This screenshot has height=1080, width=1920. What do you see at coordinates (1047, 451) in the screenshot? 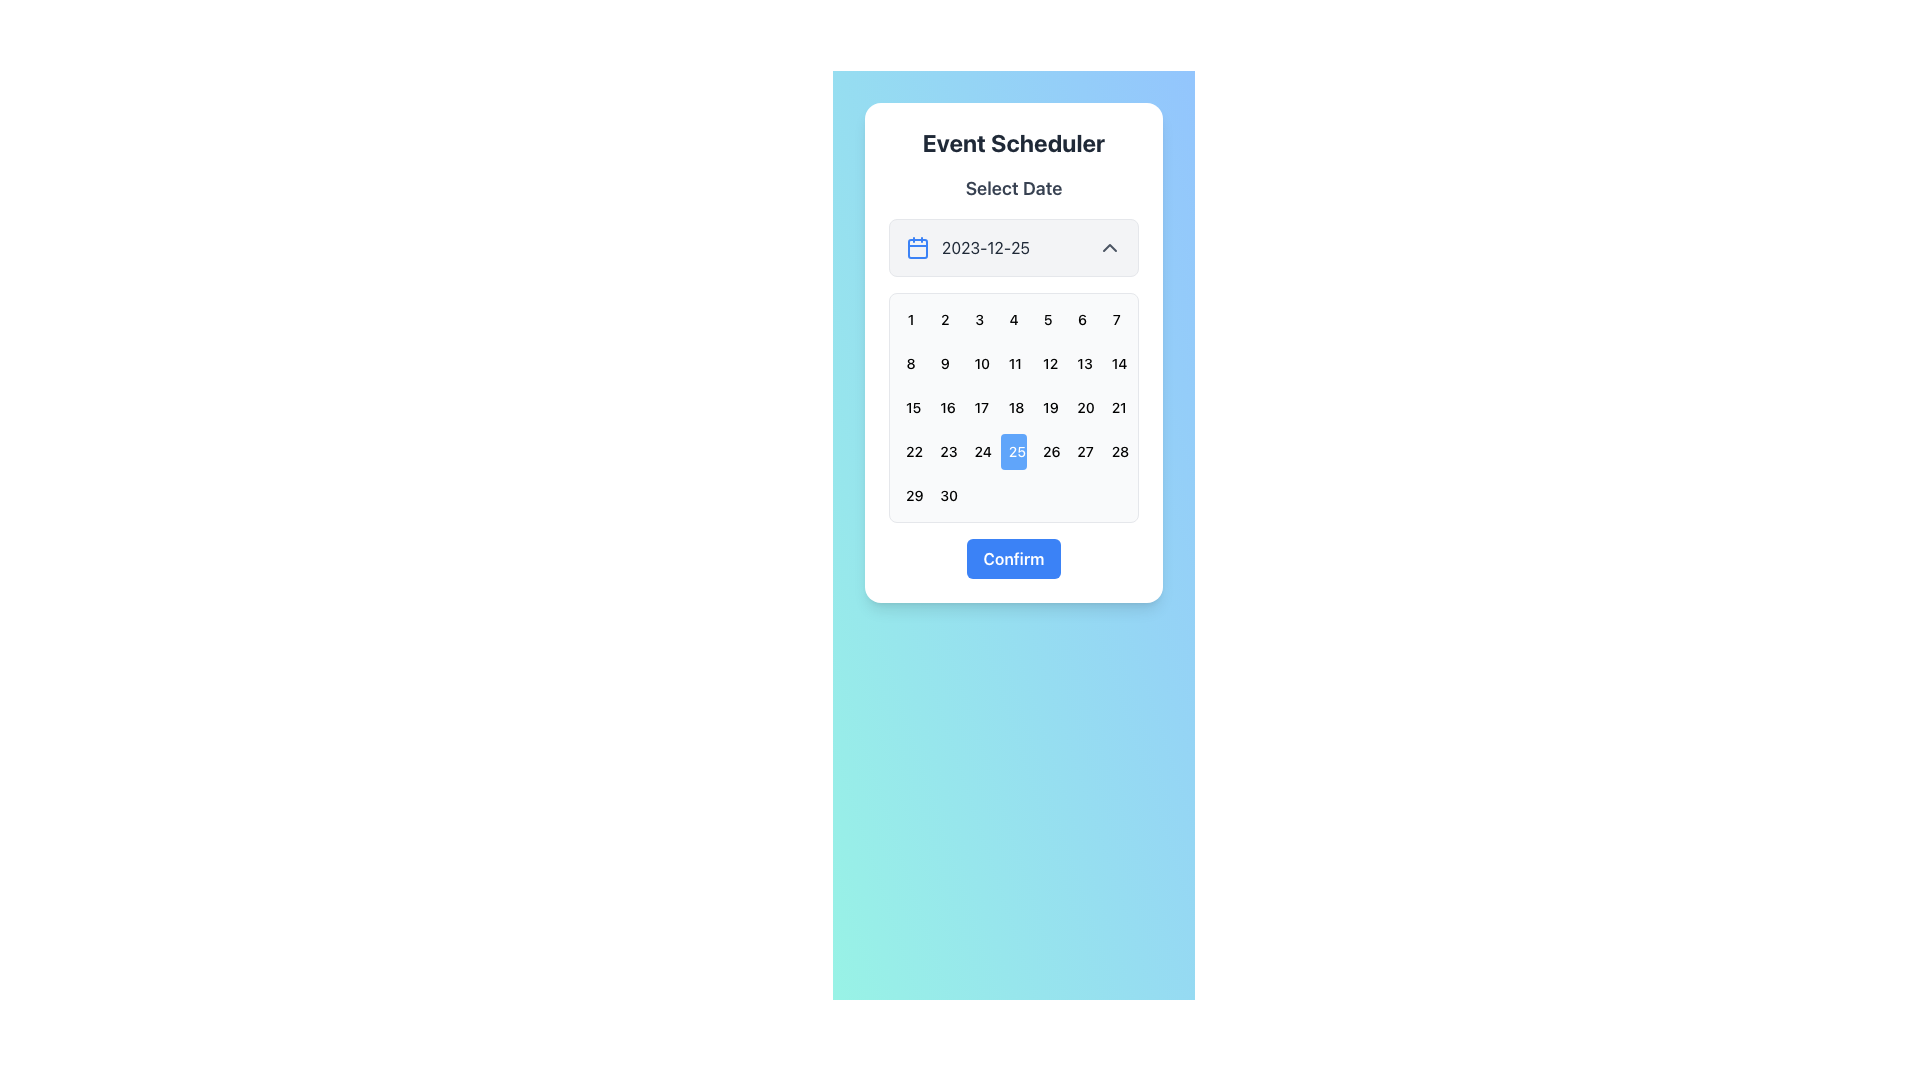
I see `the rounded square button displaying the number '26'` at bounding box center [1047, 451].